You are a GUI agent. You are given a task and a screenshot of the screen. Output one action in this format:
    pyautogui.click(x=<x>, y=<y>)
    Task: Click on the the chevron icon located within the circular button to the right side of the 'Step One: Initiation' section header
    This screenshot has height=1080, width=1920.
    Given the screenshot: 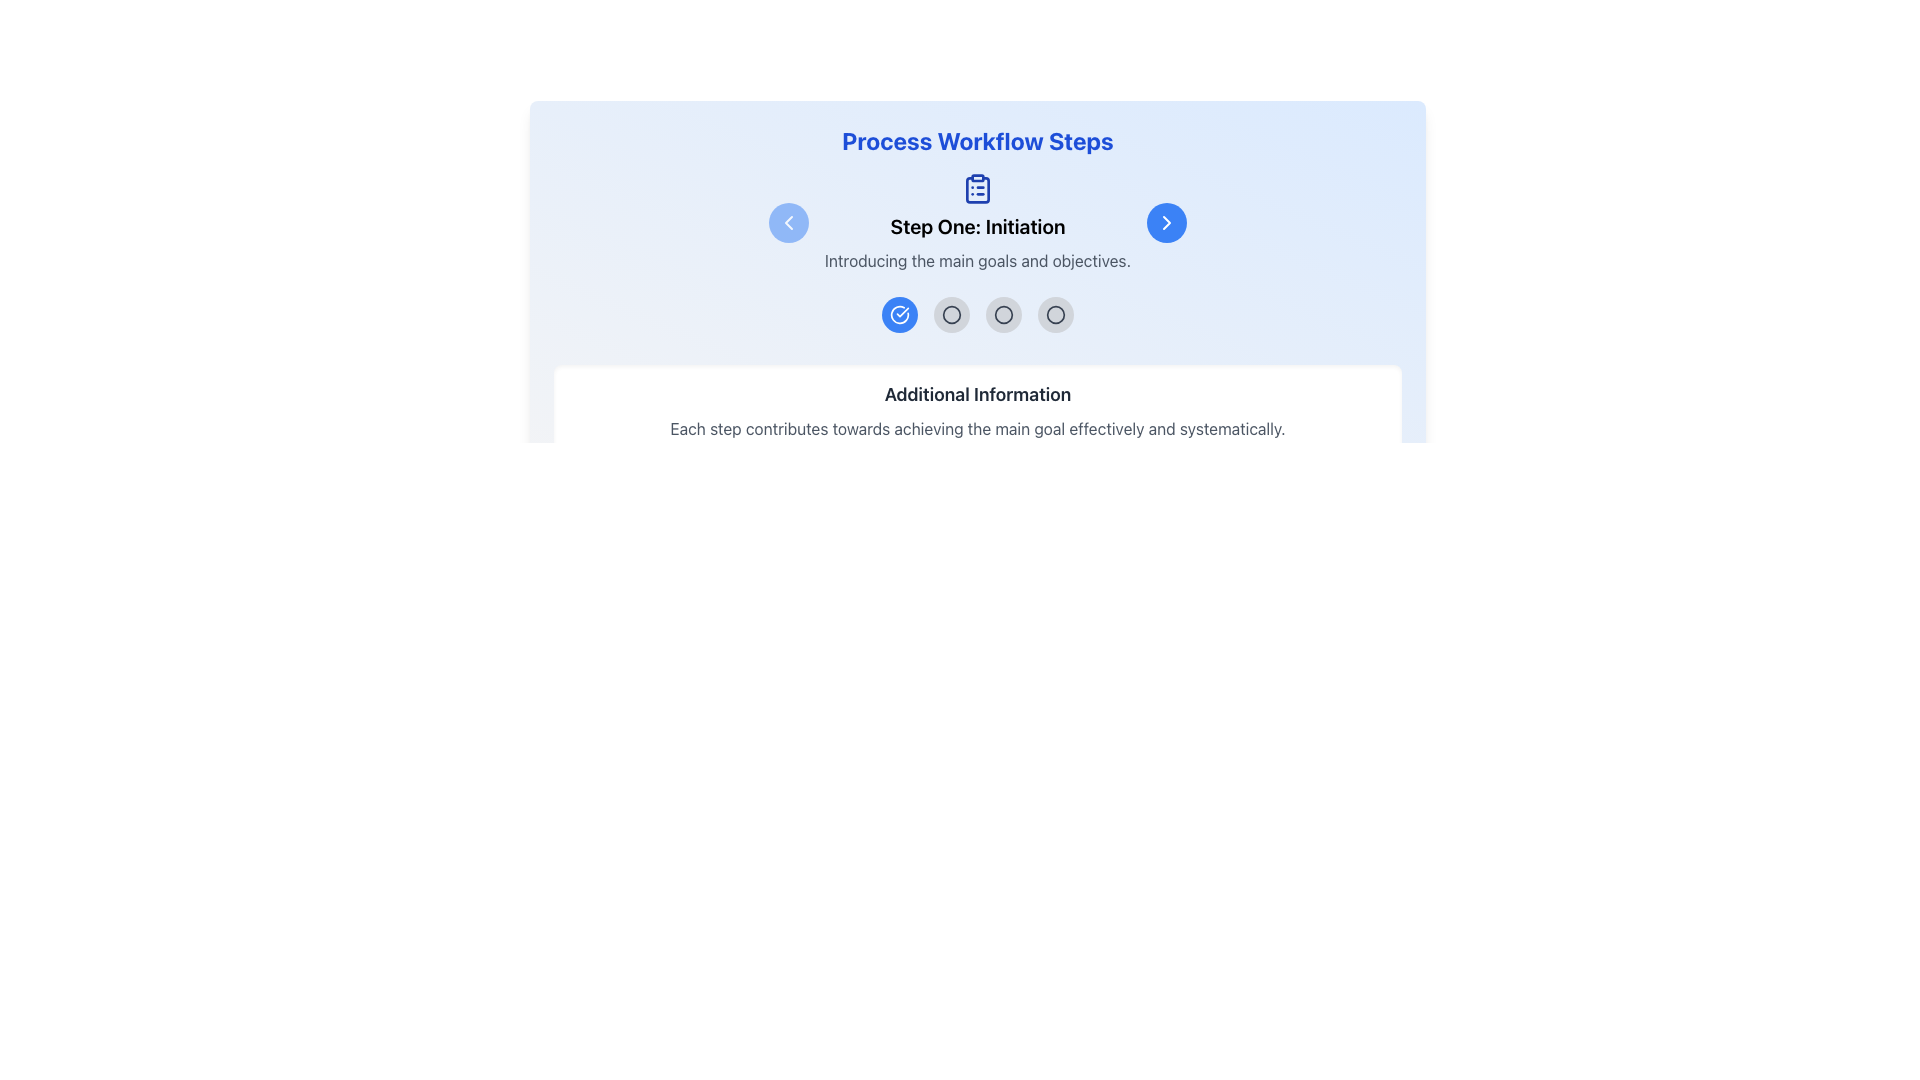 What is the action you would take?
    pyautogui.click(x=1166, y=223)
    